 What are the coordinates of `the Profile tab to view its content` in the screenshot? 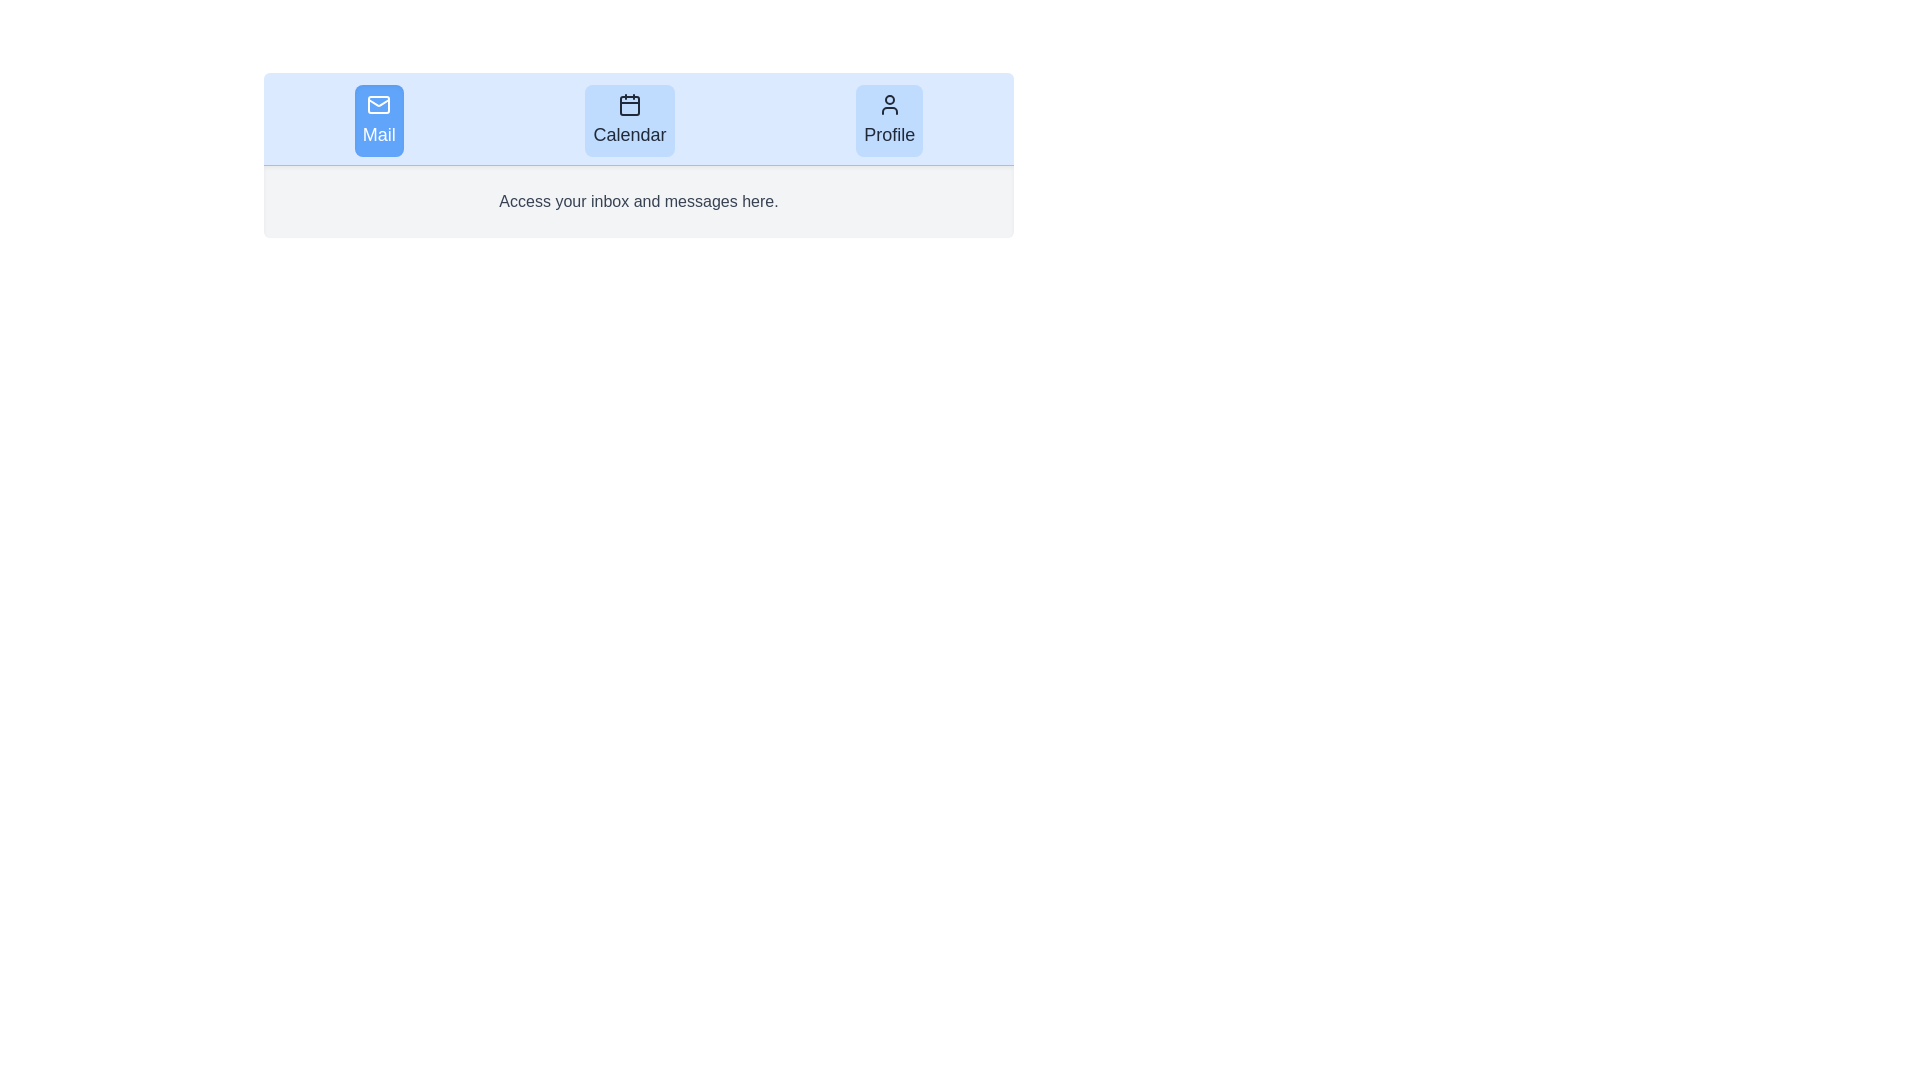 It's located at (888, 120).